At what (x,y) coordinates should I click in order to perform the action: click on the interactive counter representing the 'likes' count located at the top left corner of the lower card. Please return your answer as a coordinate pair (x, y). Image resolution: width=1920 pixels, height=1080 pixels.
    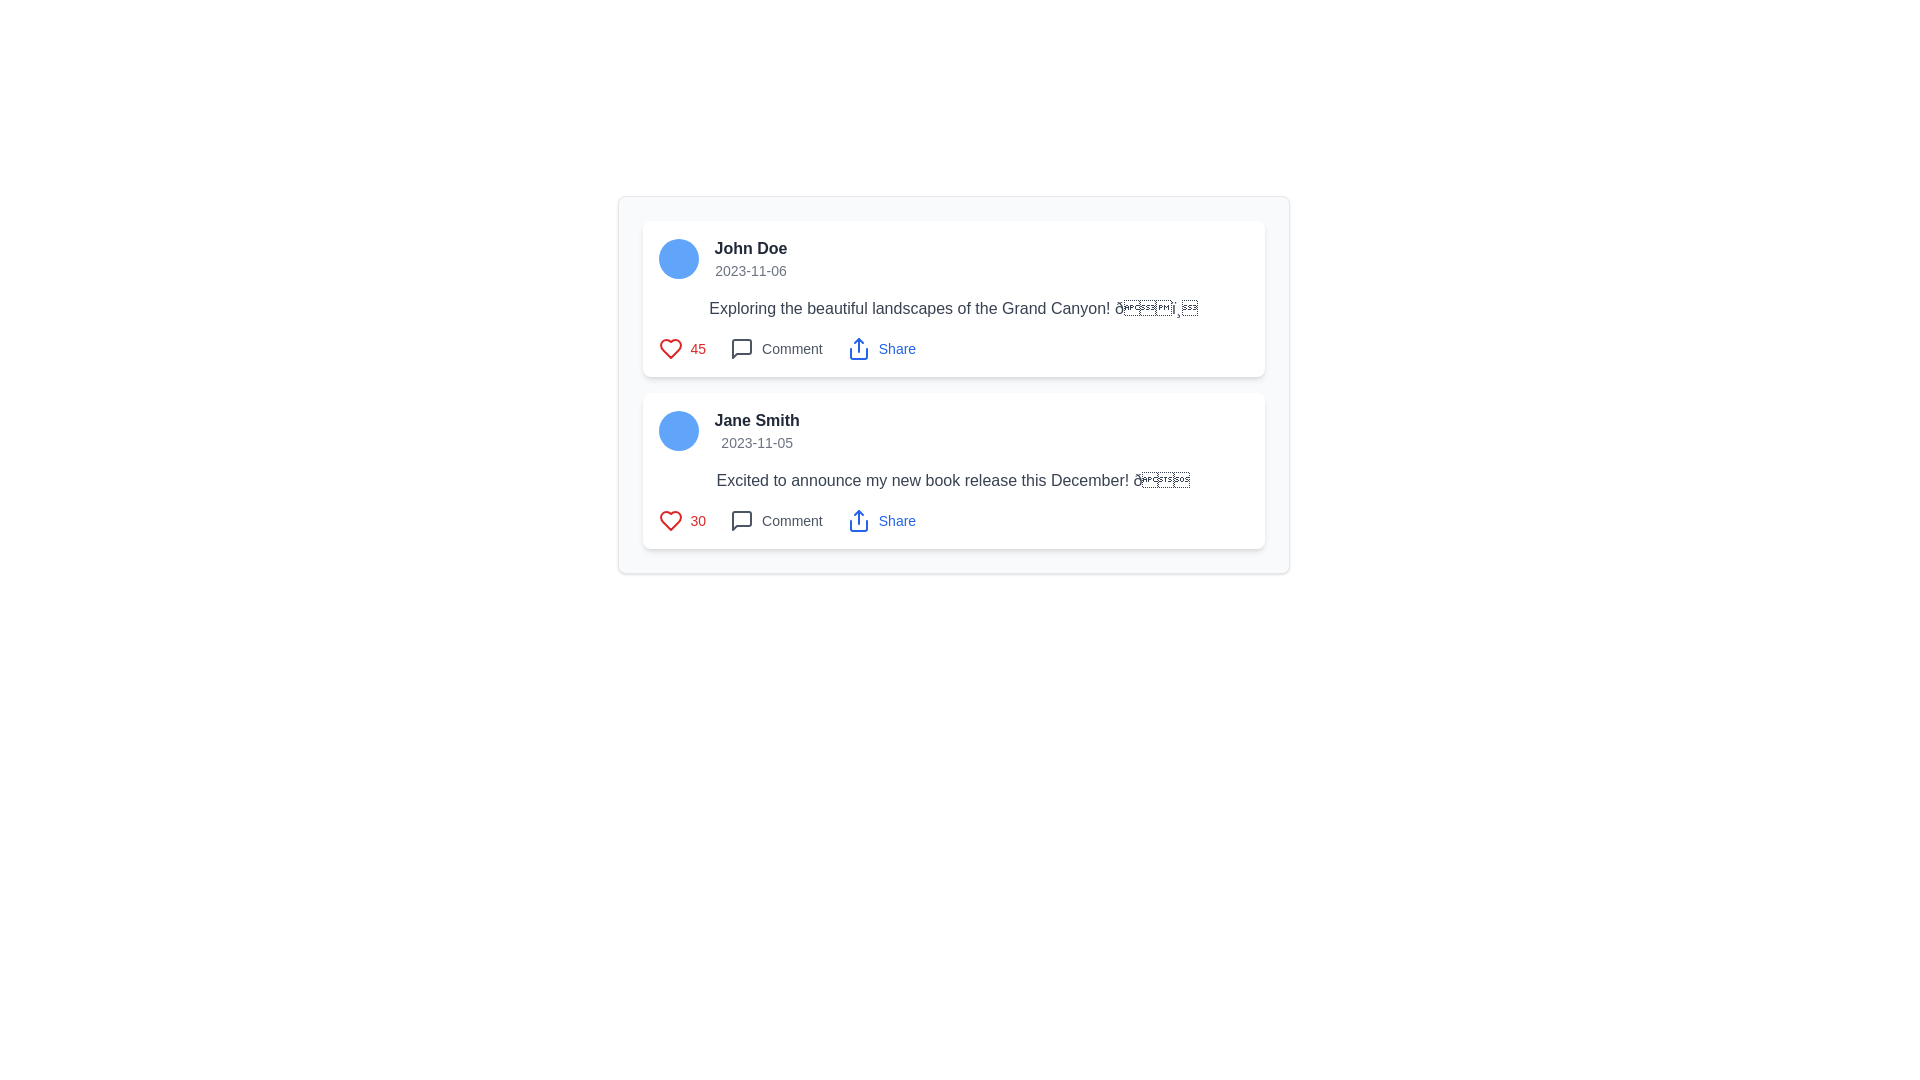
    Looking at the image, I should click on (682, 519).